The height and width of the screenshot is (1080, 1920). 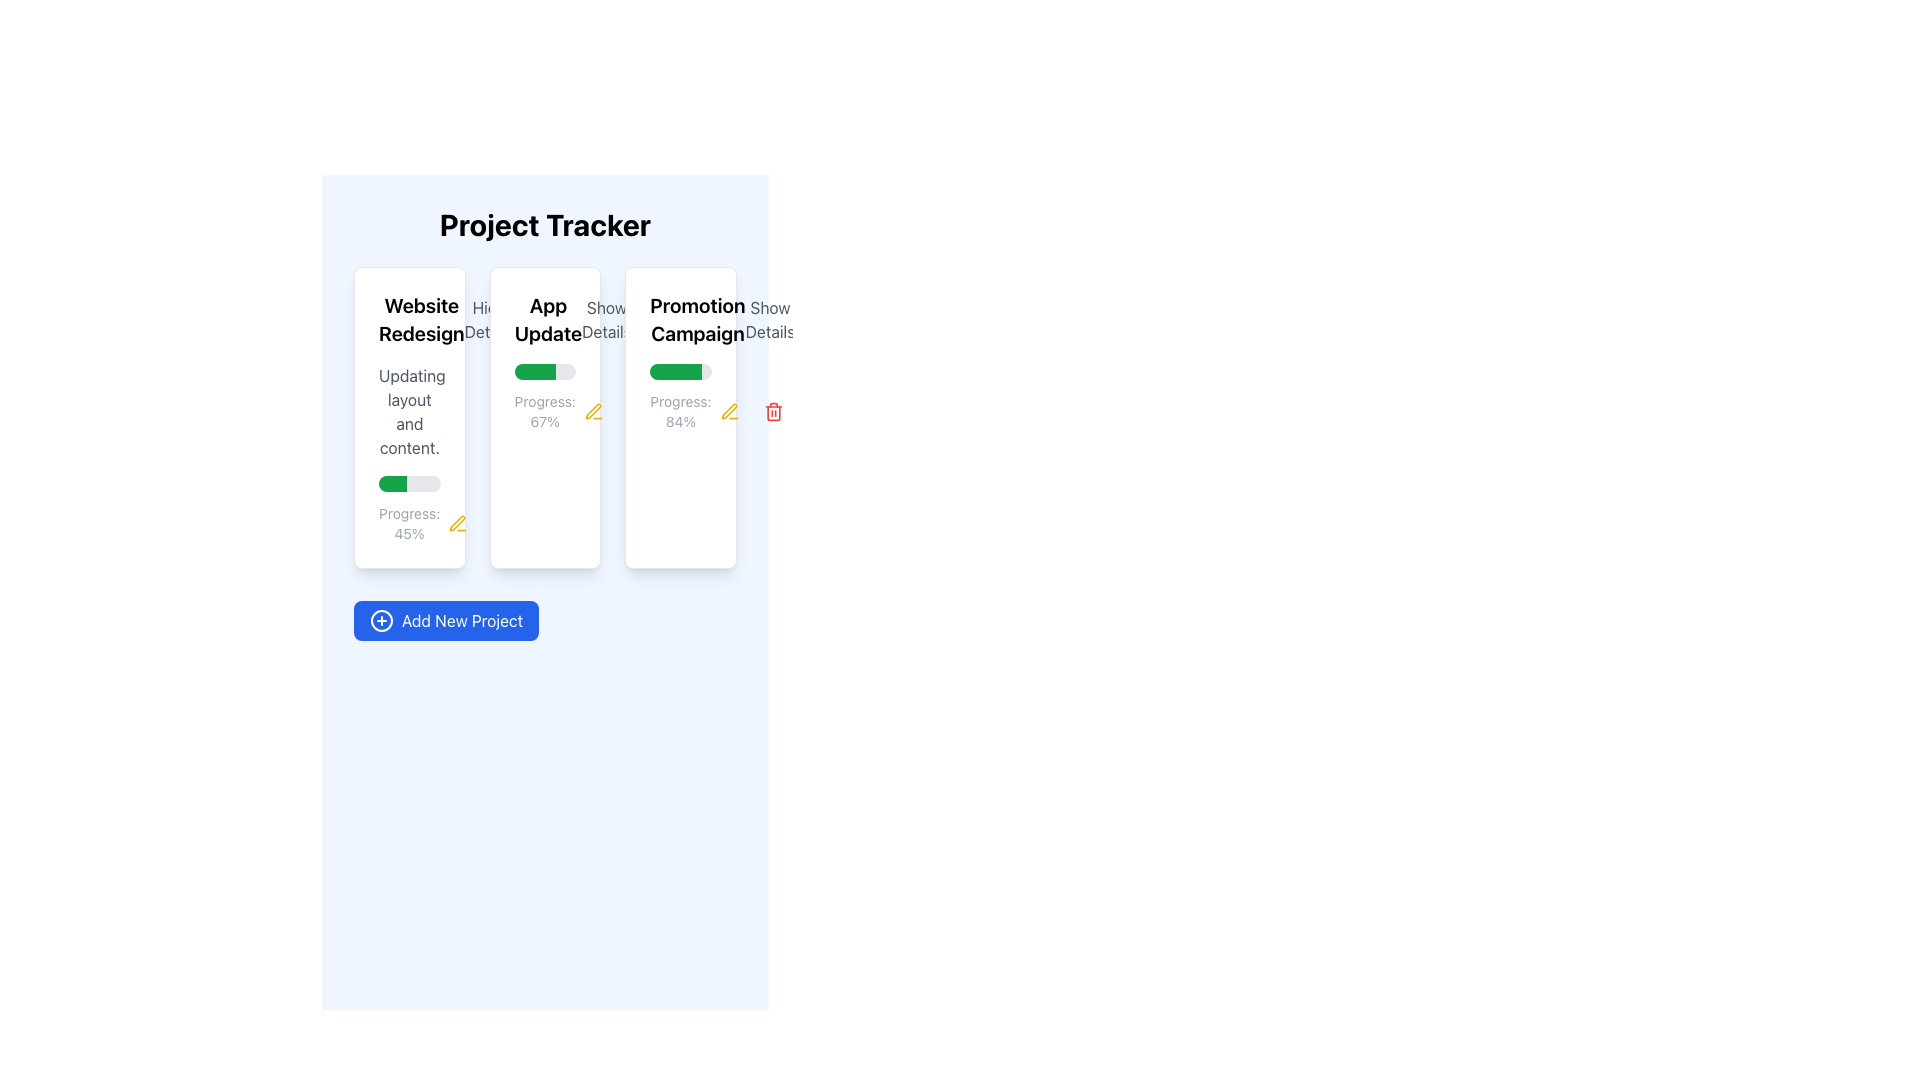 I want to click on the text block that reads 'Updating layout and content.' which is located within the first card under the heading 'Website Redesign', so click(x=408, y=411).